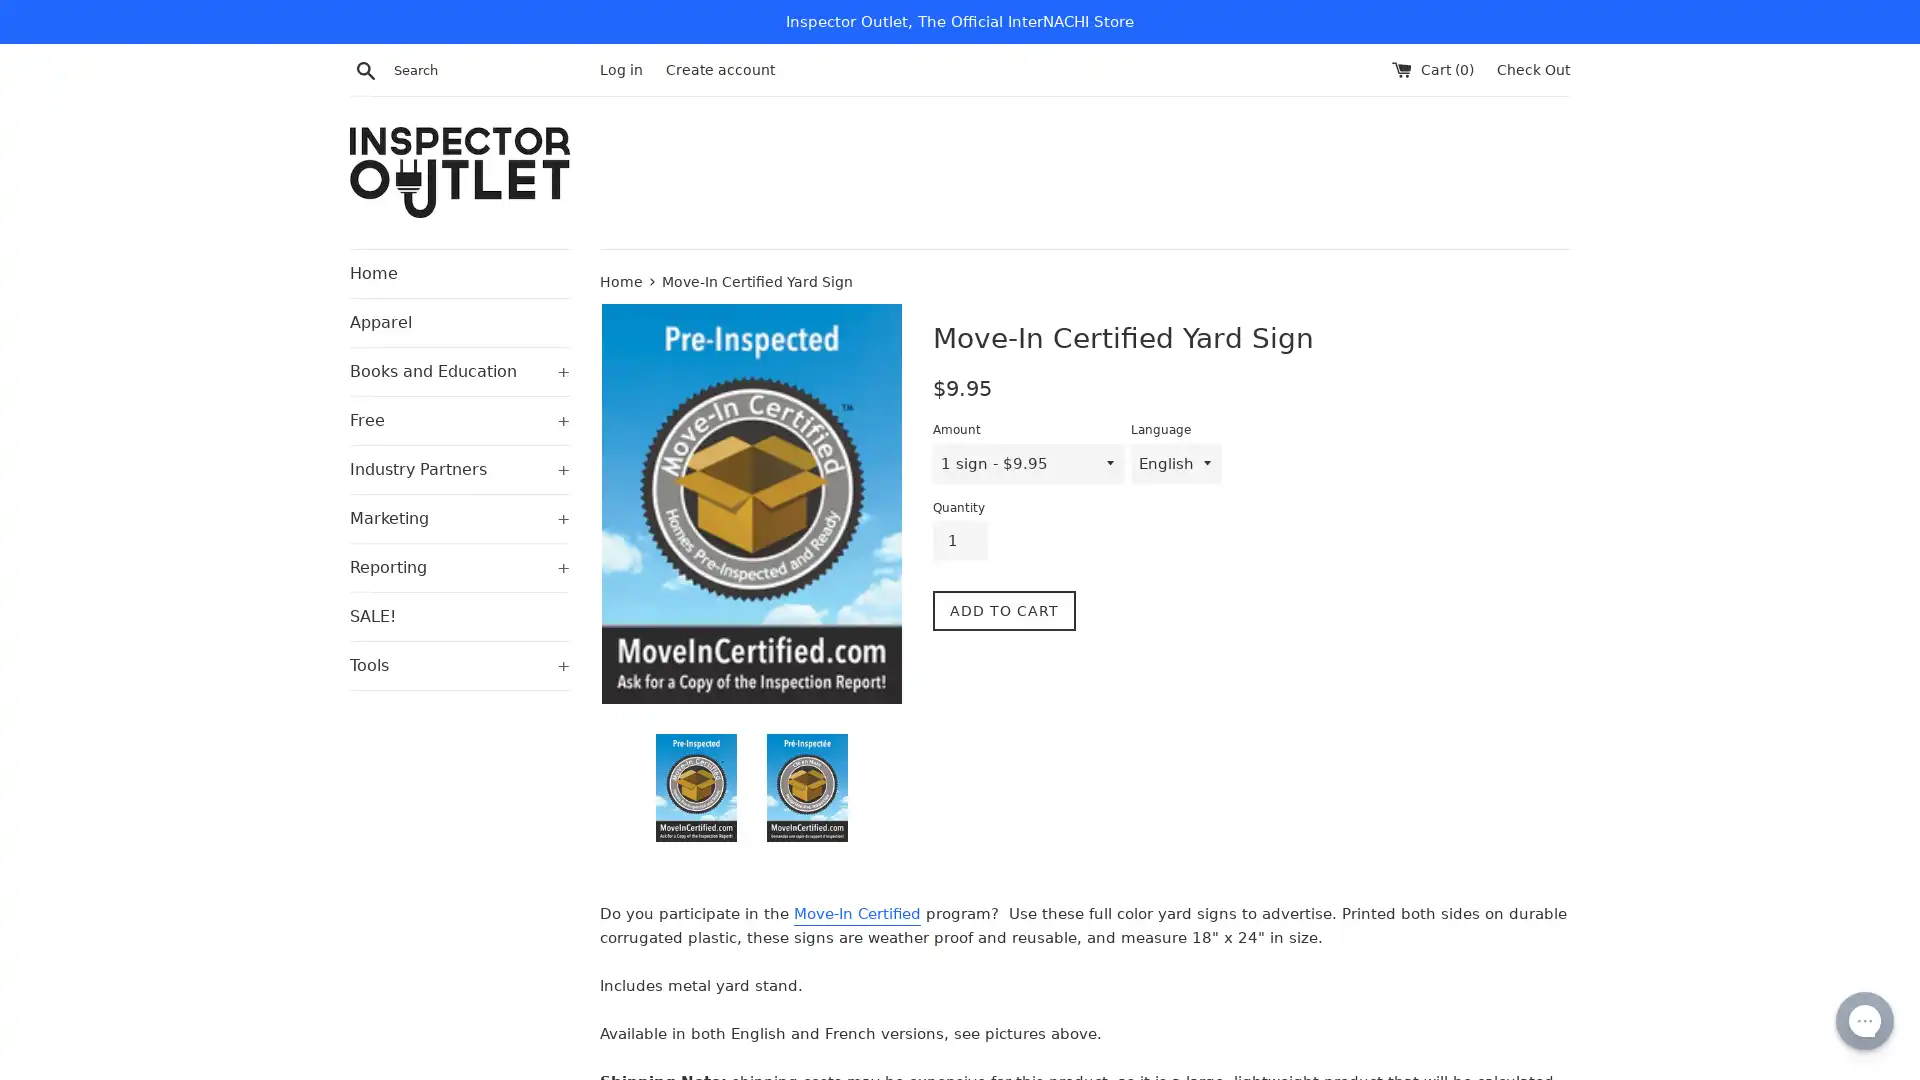  What do you see at coordinates (459, 567) in the screenshot?
I see `Reporting +` at bounding box center [459, 567].